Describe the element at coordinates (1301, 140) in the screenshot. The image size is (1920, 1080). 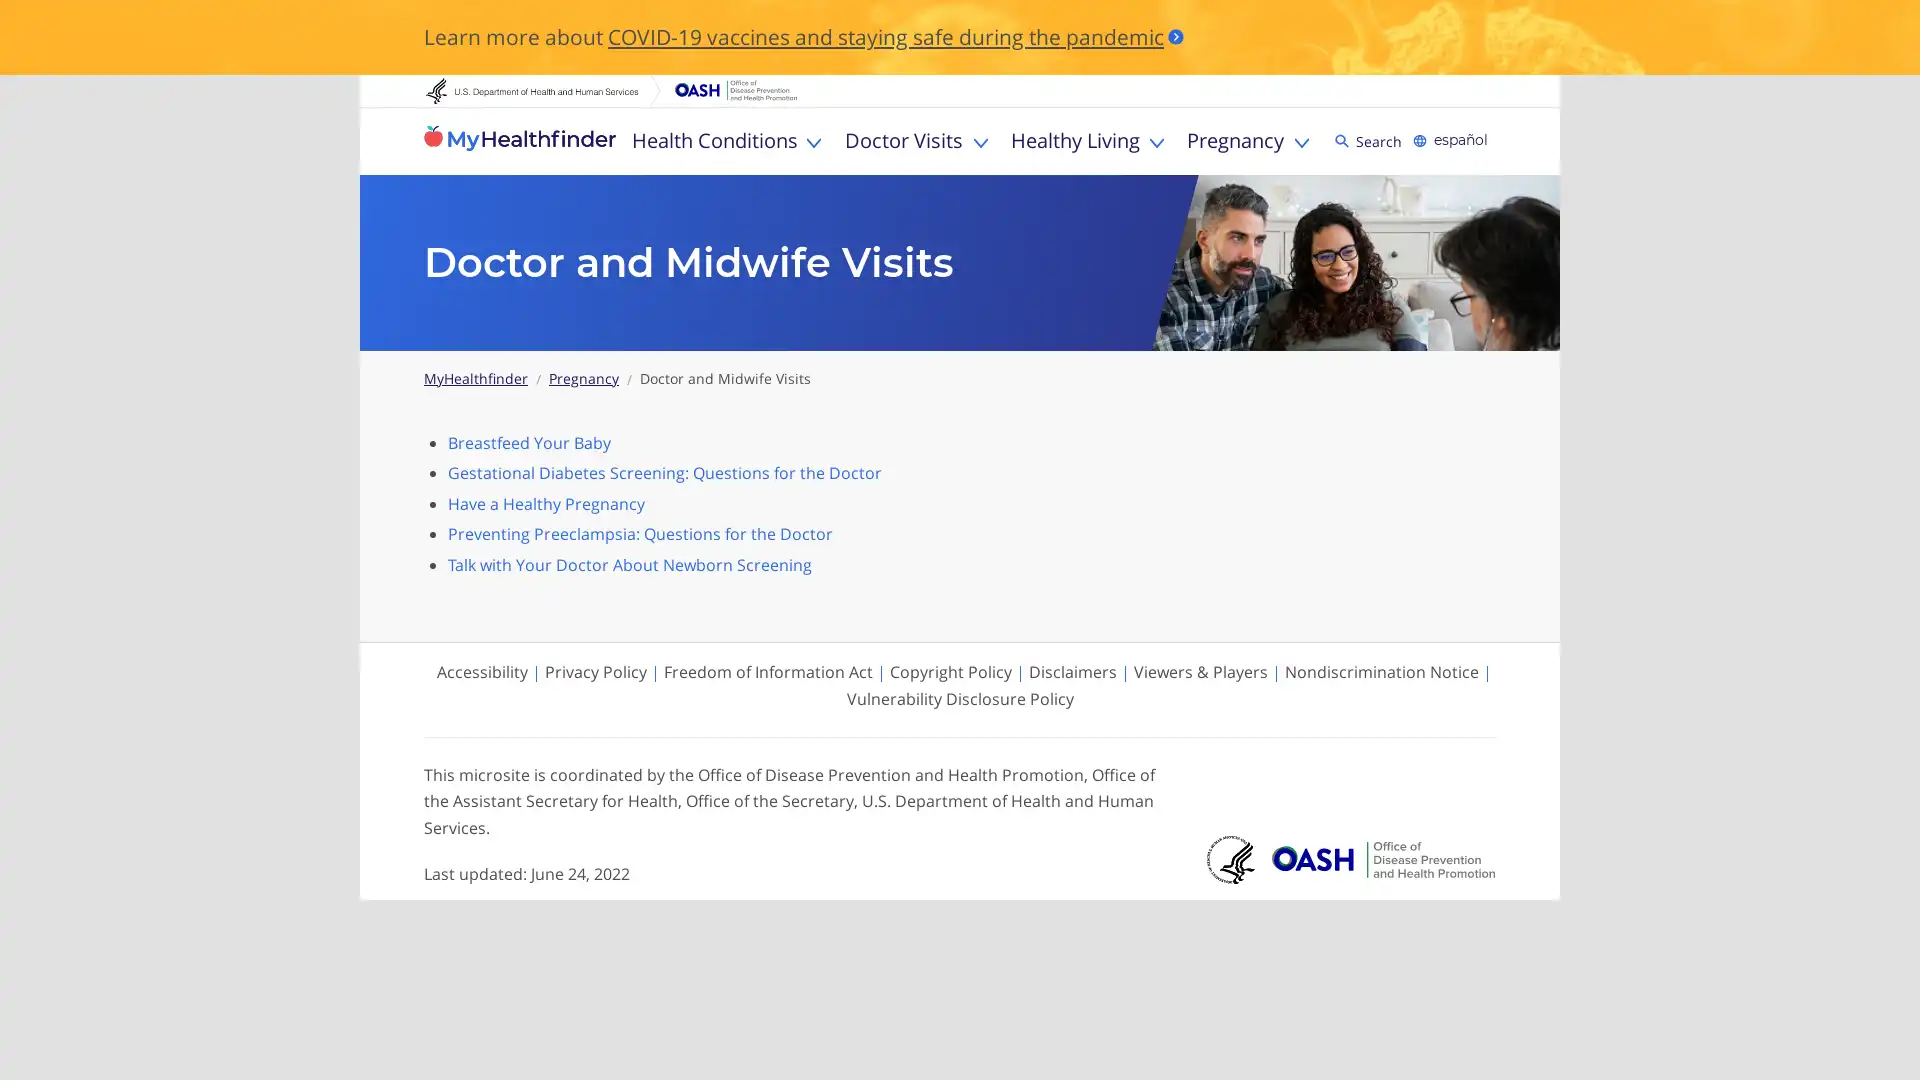
I see `Toggle Pregnancy sub menu` at that location.